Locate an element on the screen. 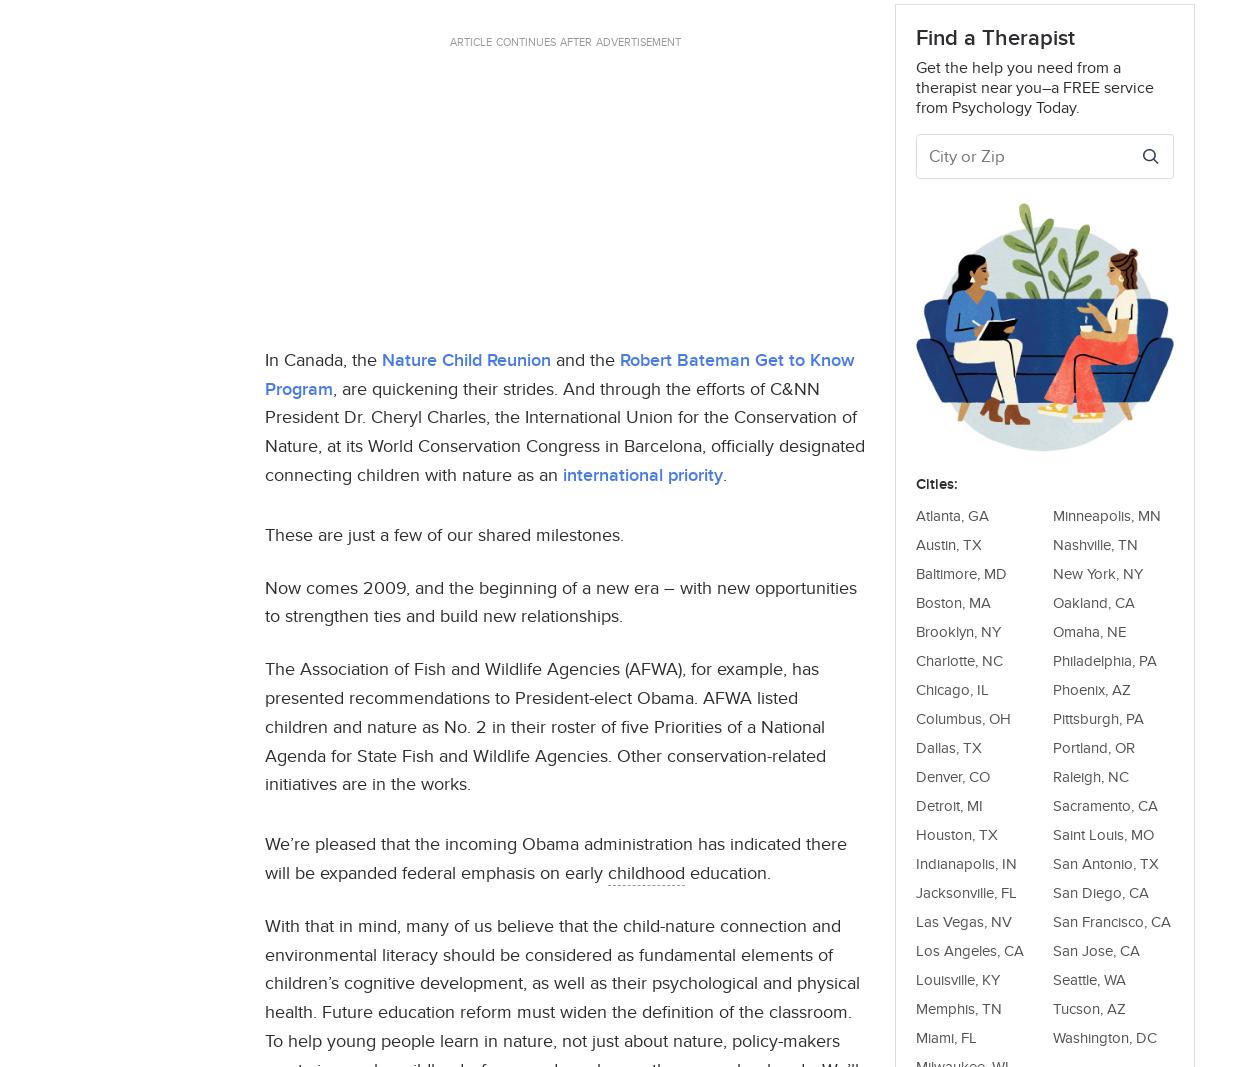 This screenshot has height=1067, width=1250. 'Now comes 2009, and the beginning of a new era – with new opportunities to strengthen ties and build new relationships.' is located at coordinates (265, 601).